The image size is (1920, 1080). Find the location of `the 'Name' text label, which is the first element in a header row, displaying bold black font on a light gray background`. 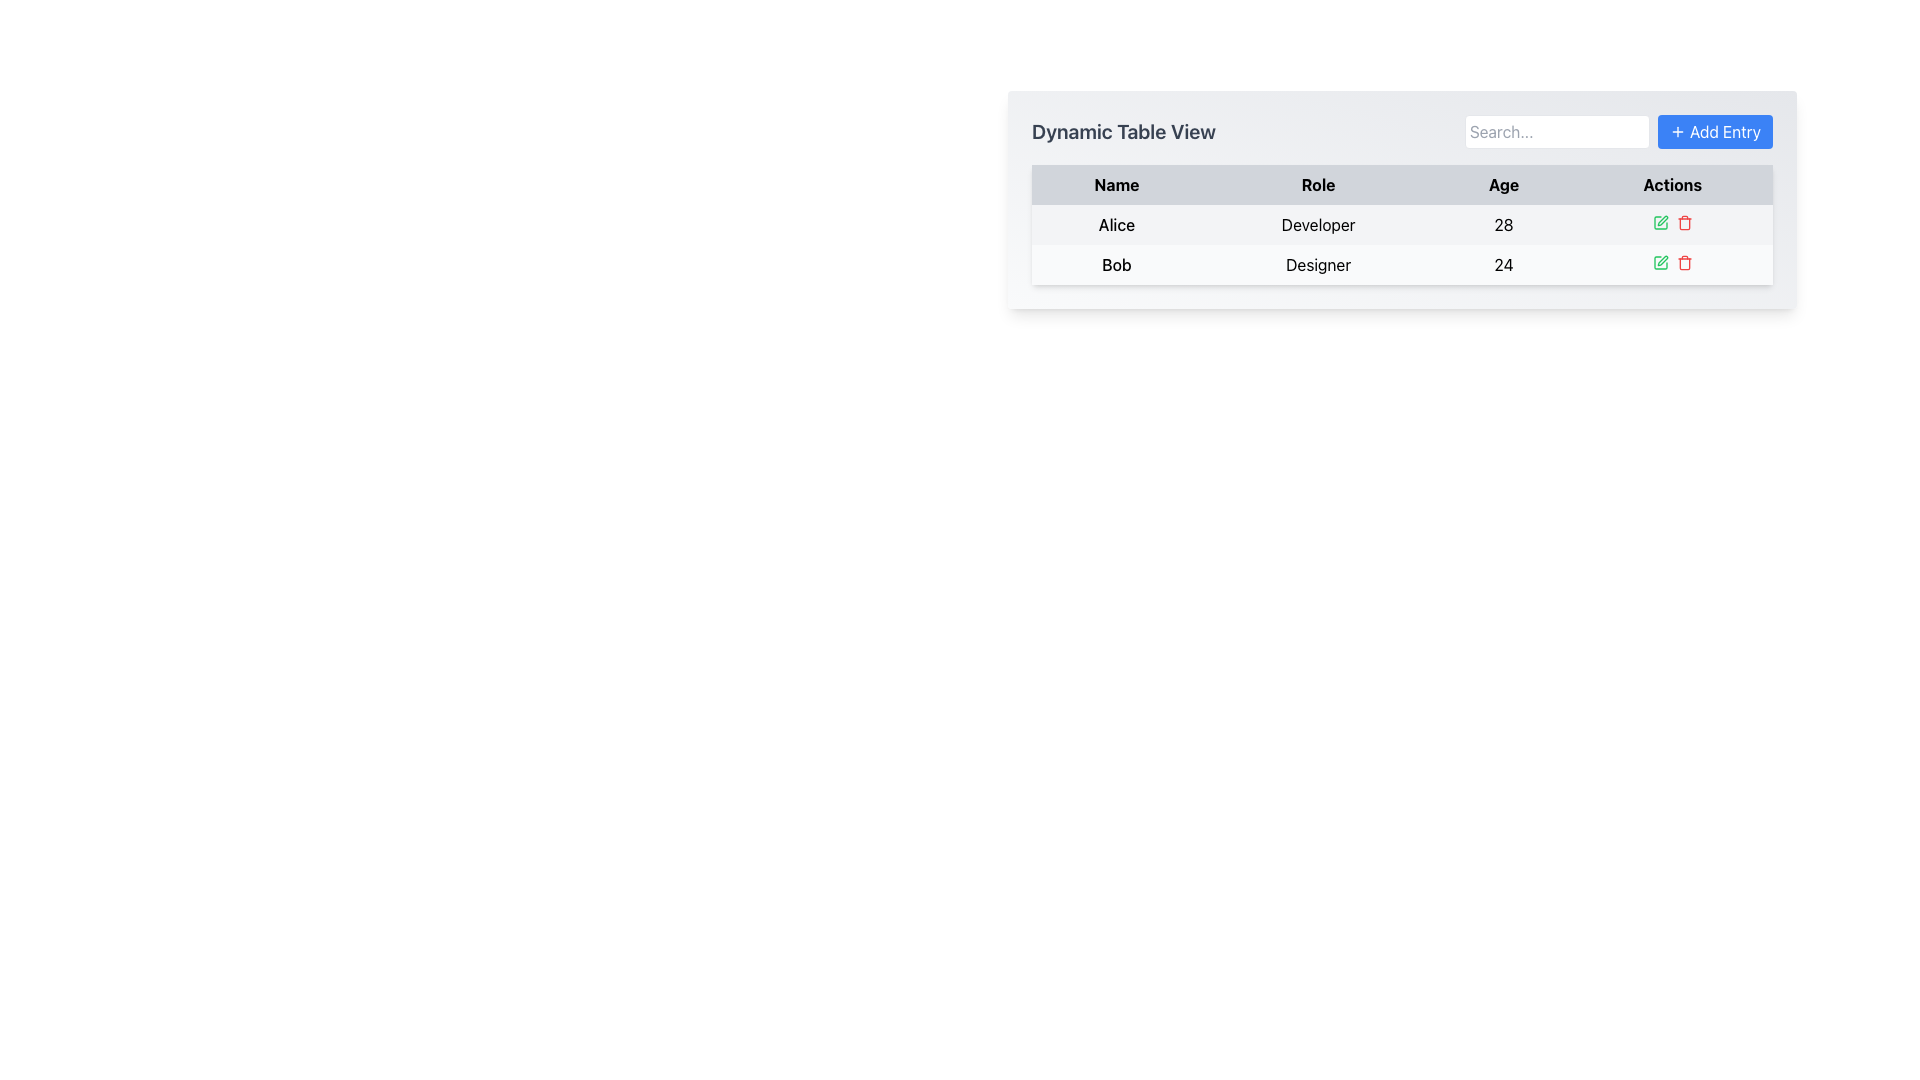

the 'Name' text label, which is the first element in a header row, displaying bold black font on a light gray background is located at coordinates (1115, 185).